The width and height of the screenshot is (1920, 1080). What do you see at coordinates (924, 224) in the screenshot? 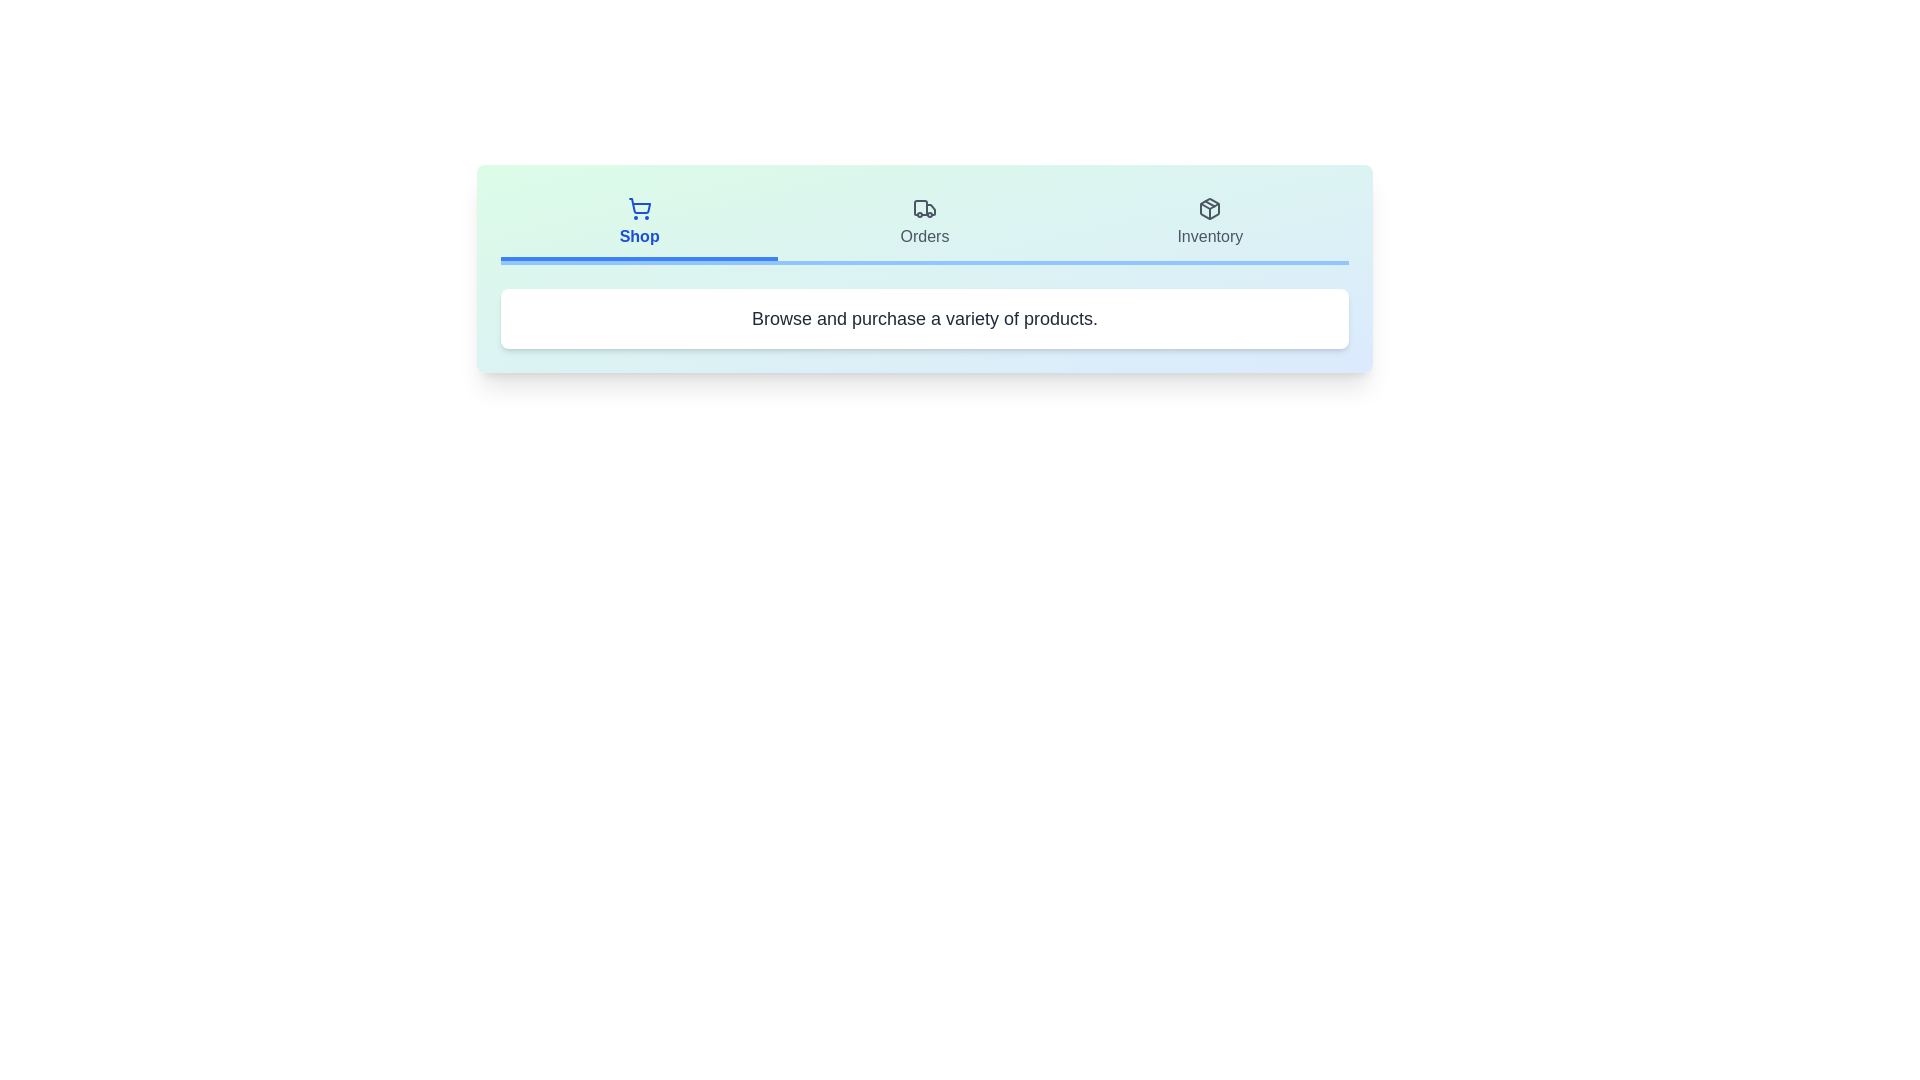
I see `the Orders tab` at bounding box center [924, 224].